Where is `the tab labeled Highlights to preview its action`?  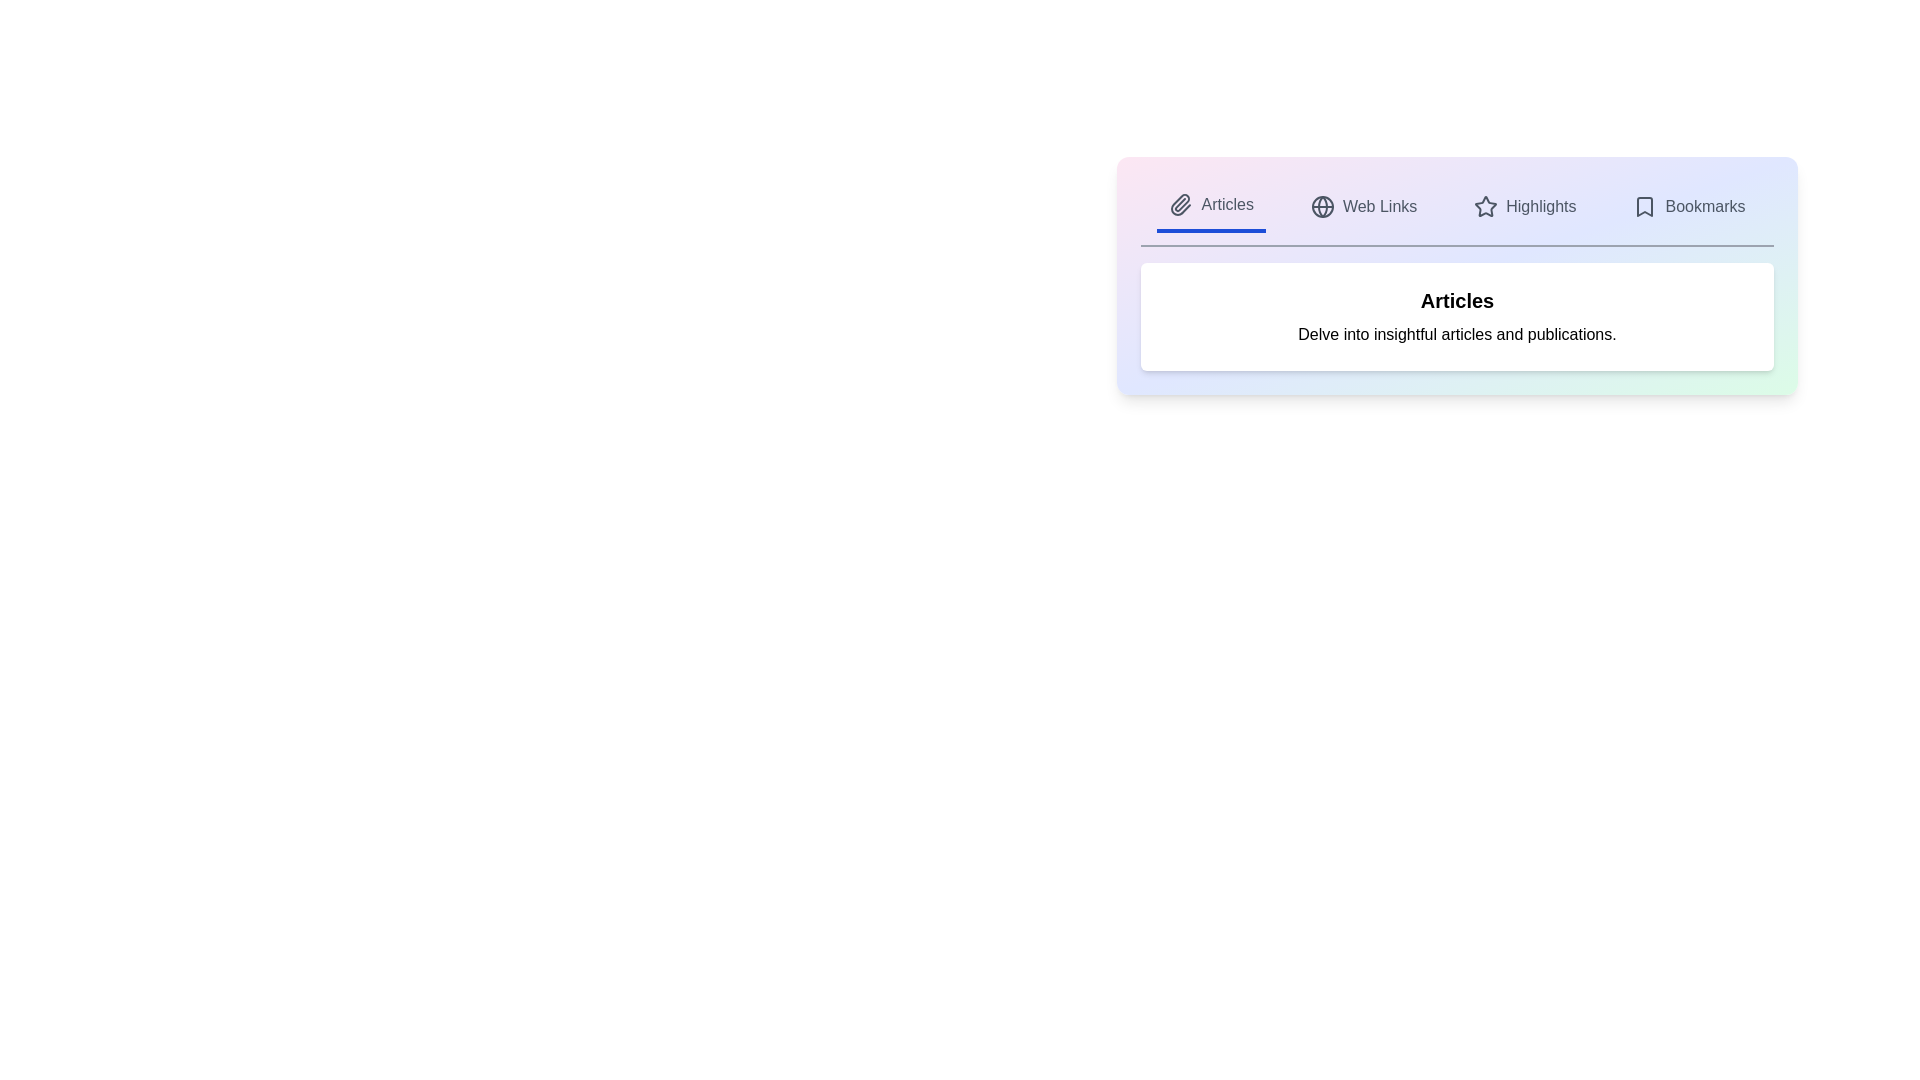
the tab labeled Highlights to preview its action is located at coordinates (1524, 207).